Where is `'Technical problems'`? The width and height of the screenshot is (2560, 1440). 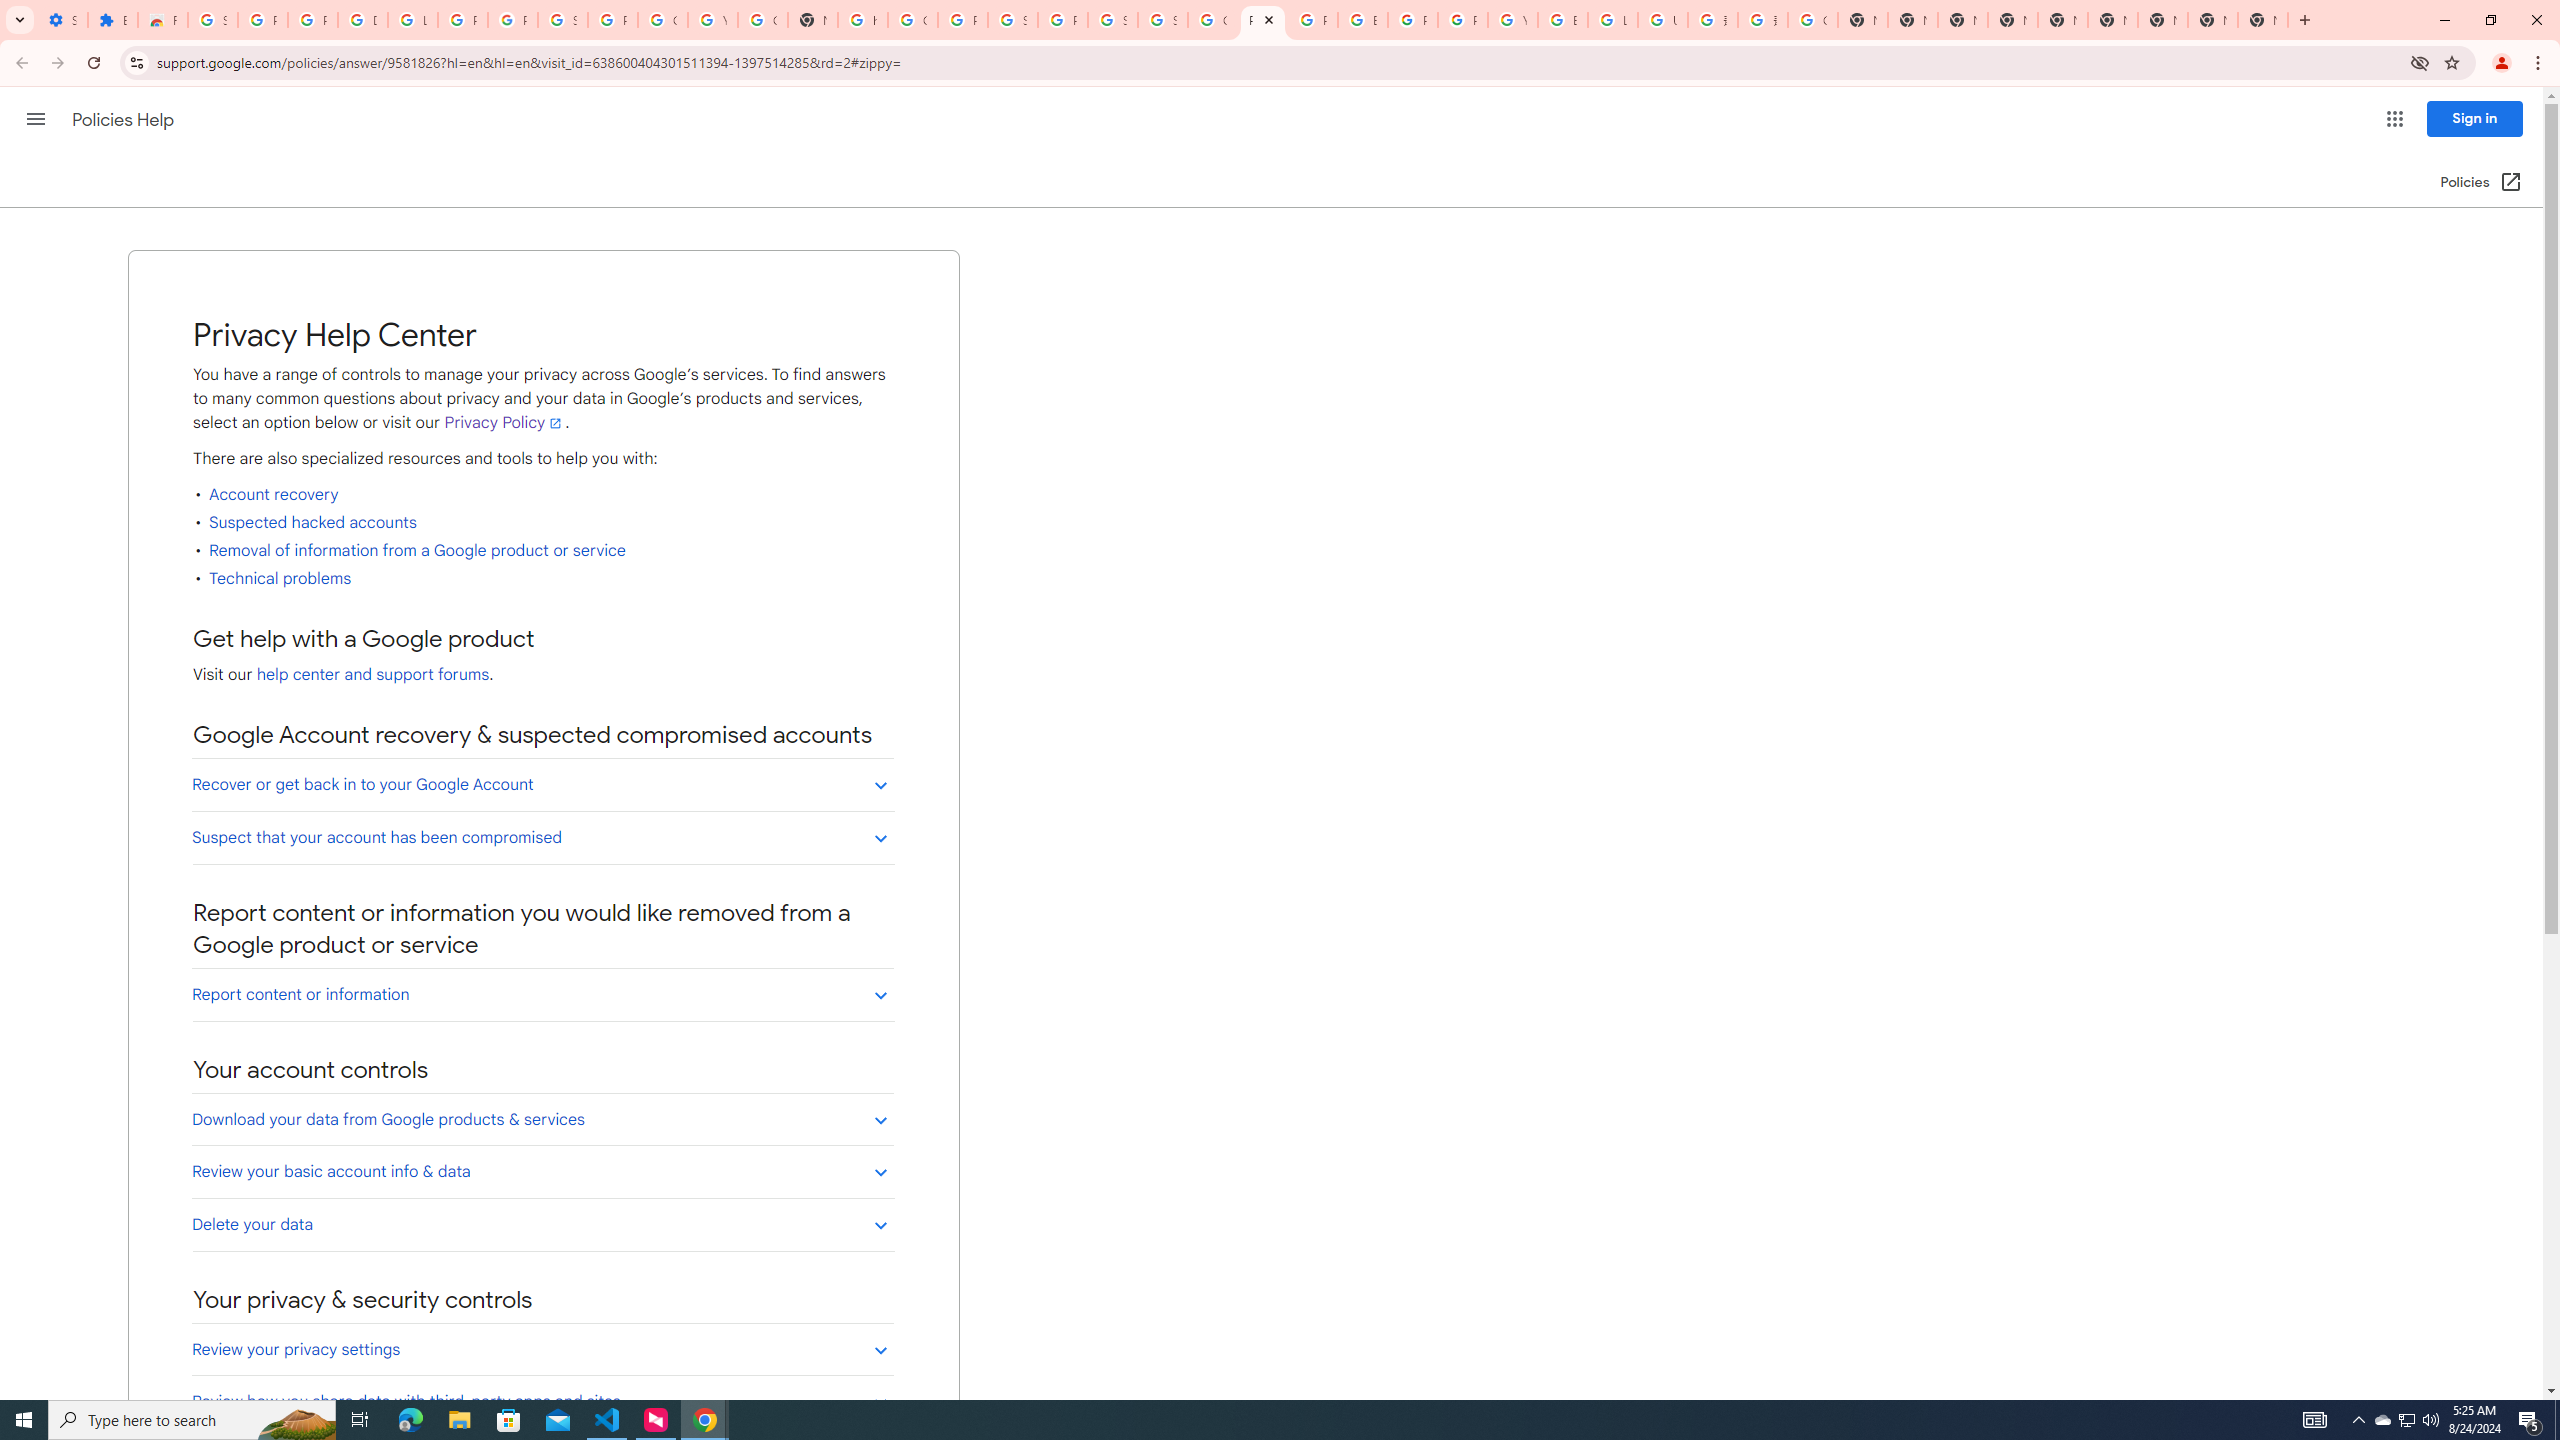 'Technical problems' is located at coordinates (281, 578).